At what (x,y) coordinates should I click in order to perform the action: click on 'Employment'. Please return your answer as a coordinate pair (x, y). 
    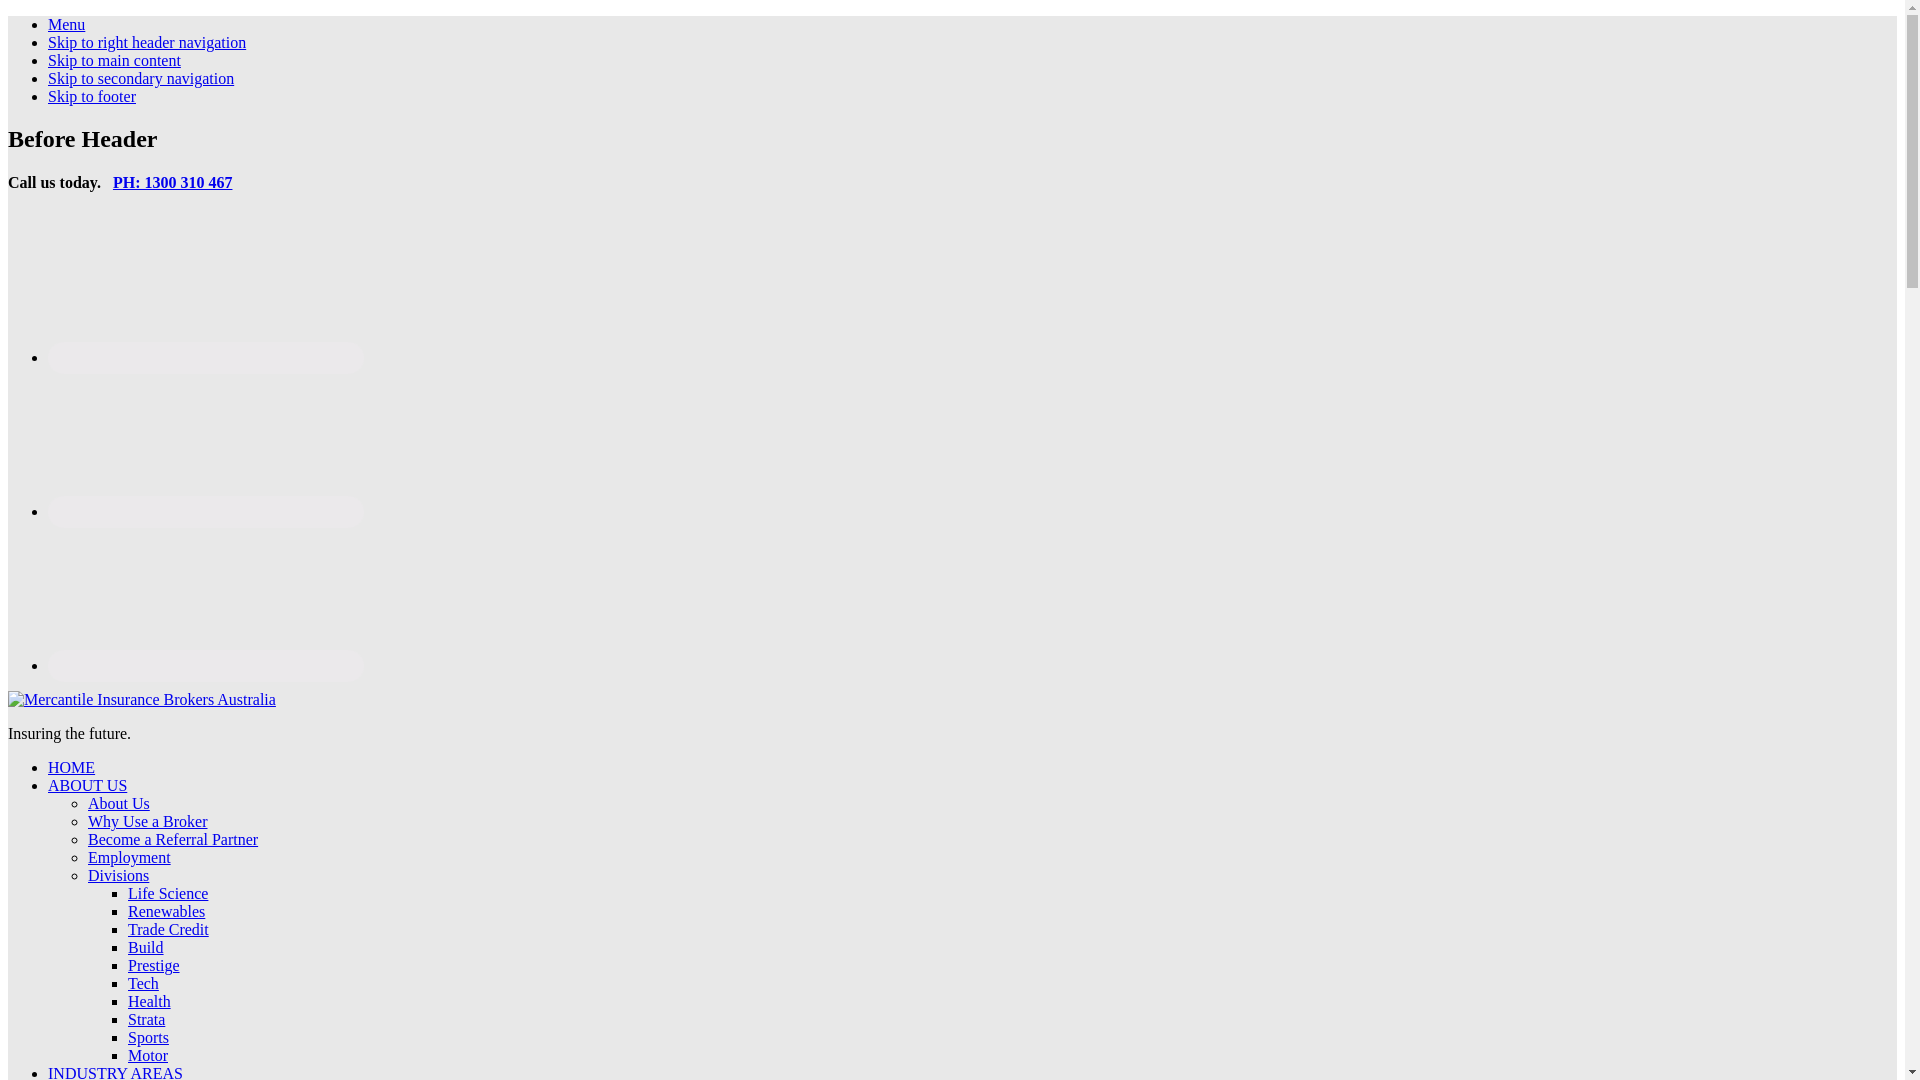
    Looking at the image, I should click on (86, 856).